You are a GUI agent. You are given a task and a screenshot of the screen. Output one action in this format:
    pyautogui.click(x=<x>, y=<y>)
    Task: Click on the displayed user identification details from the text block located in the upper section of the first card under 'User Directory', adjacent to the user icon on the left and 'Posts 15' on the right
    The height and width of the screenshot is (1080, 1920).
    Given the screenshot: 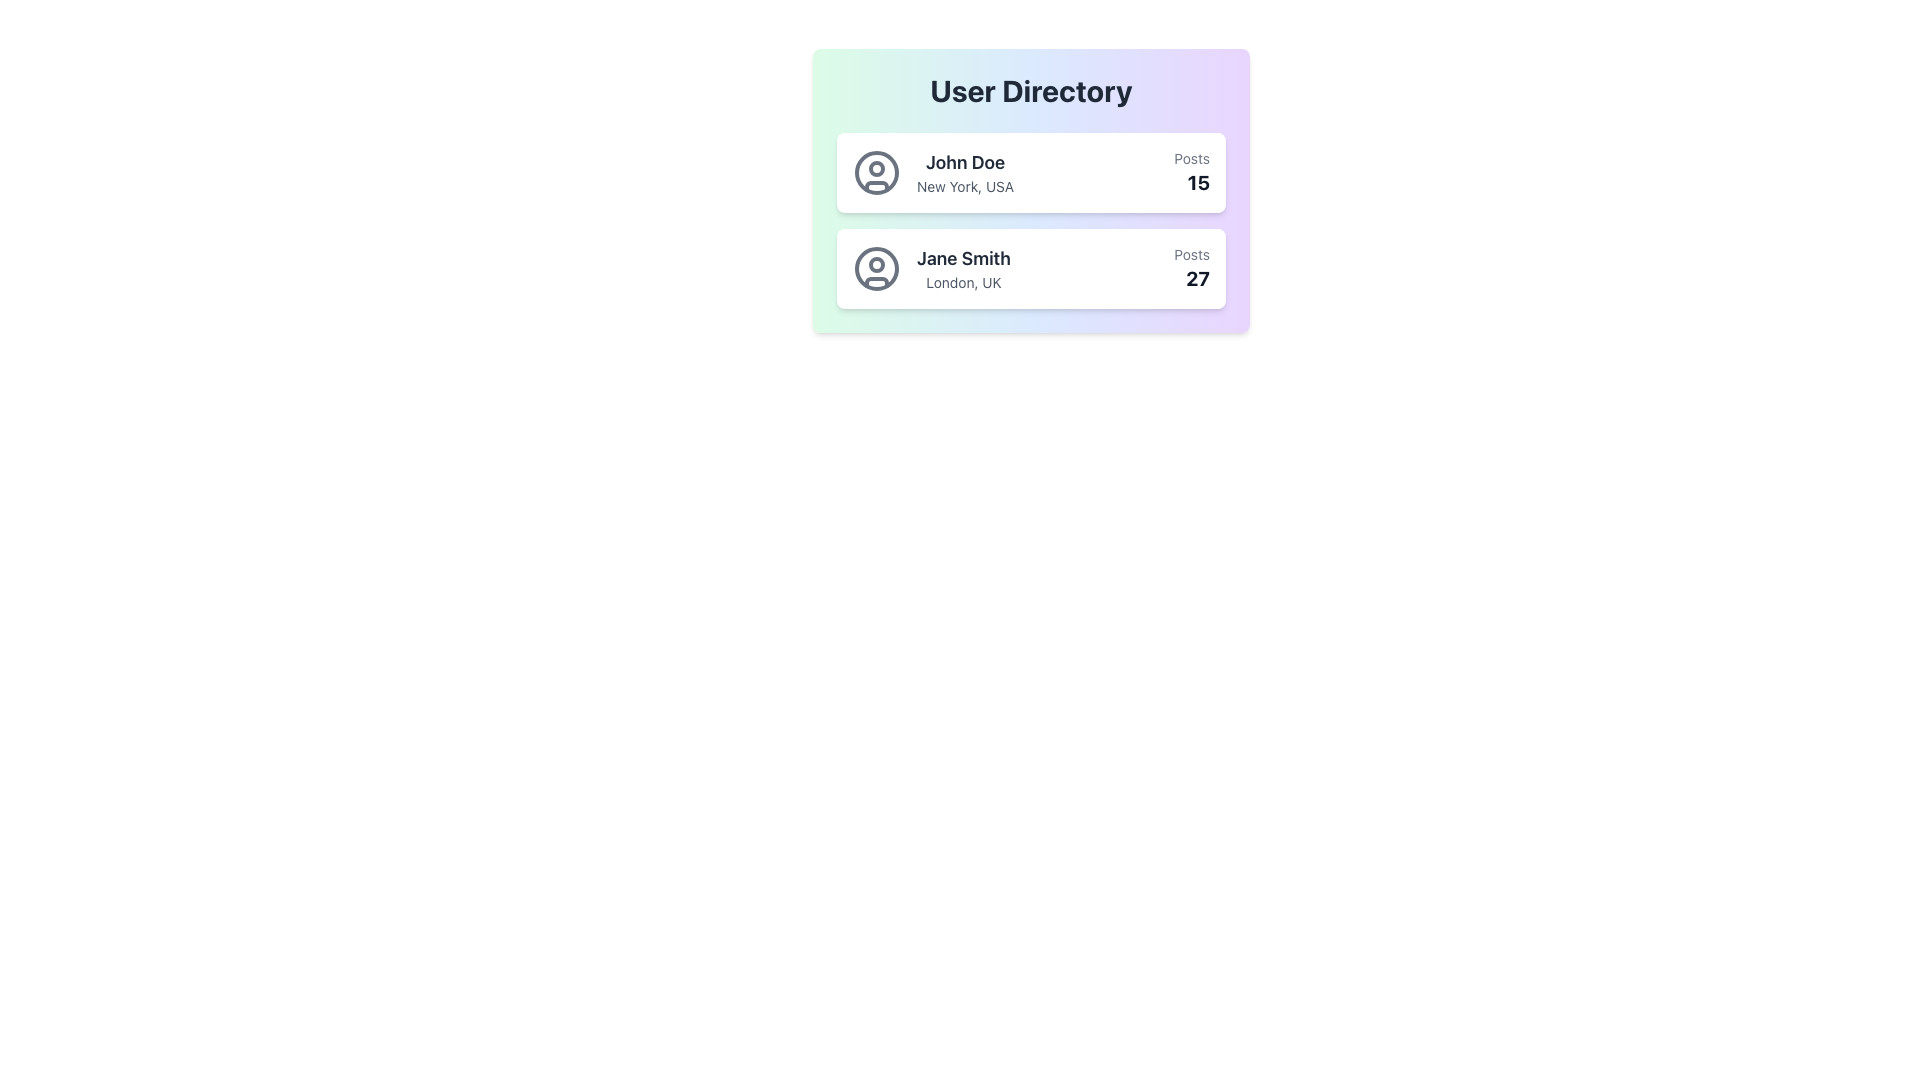 What is the action you would take?
    pyautogui.click(x=965, y=172)
    